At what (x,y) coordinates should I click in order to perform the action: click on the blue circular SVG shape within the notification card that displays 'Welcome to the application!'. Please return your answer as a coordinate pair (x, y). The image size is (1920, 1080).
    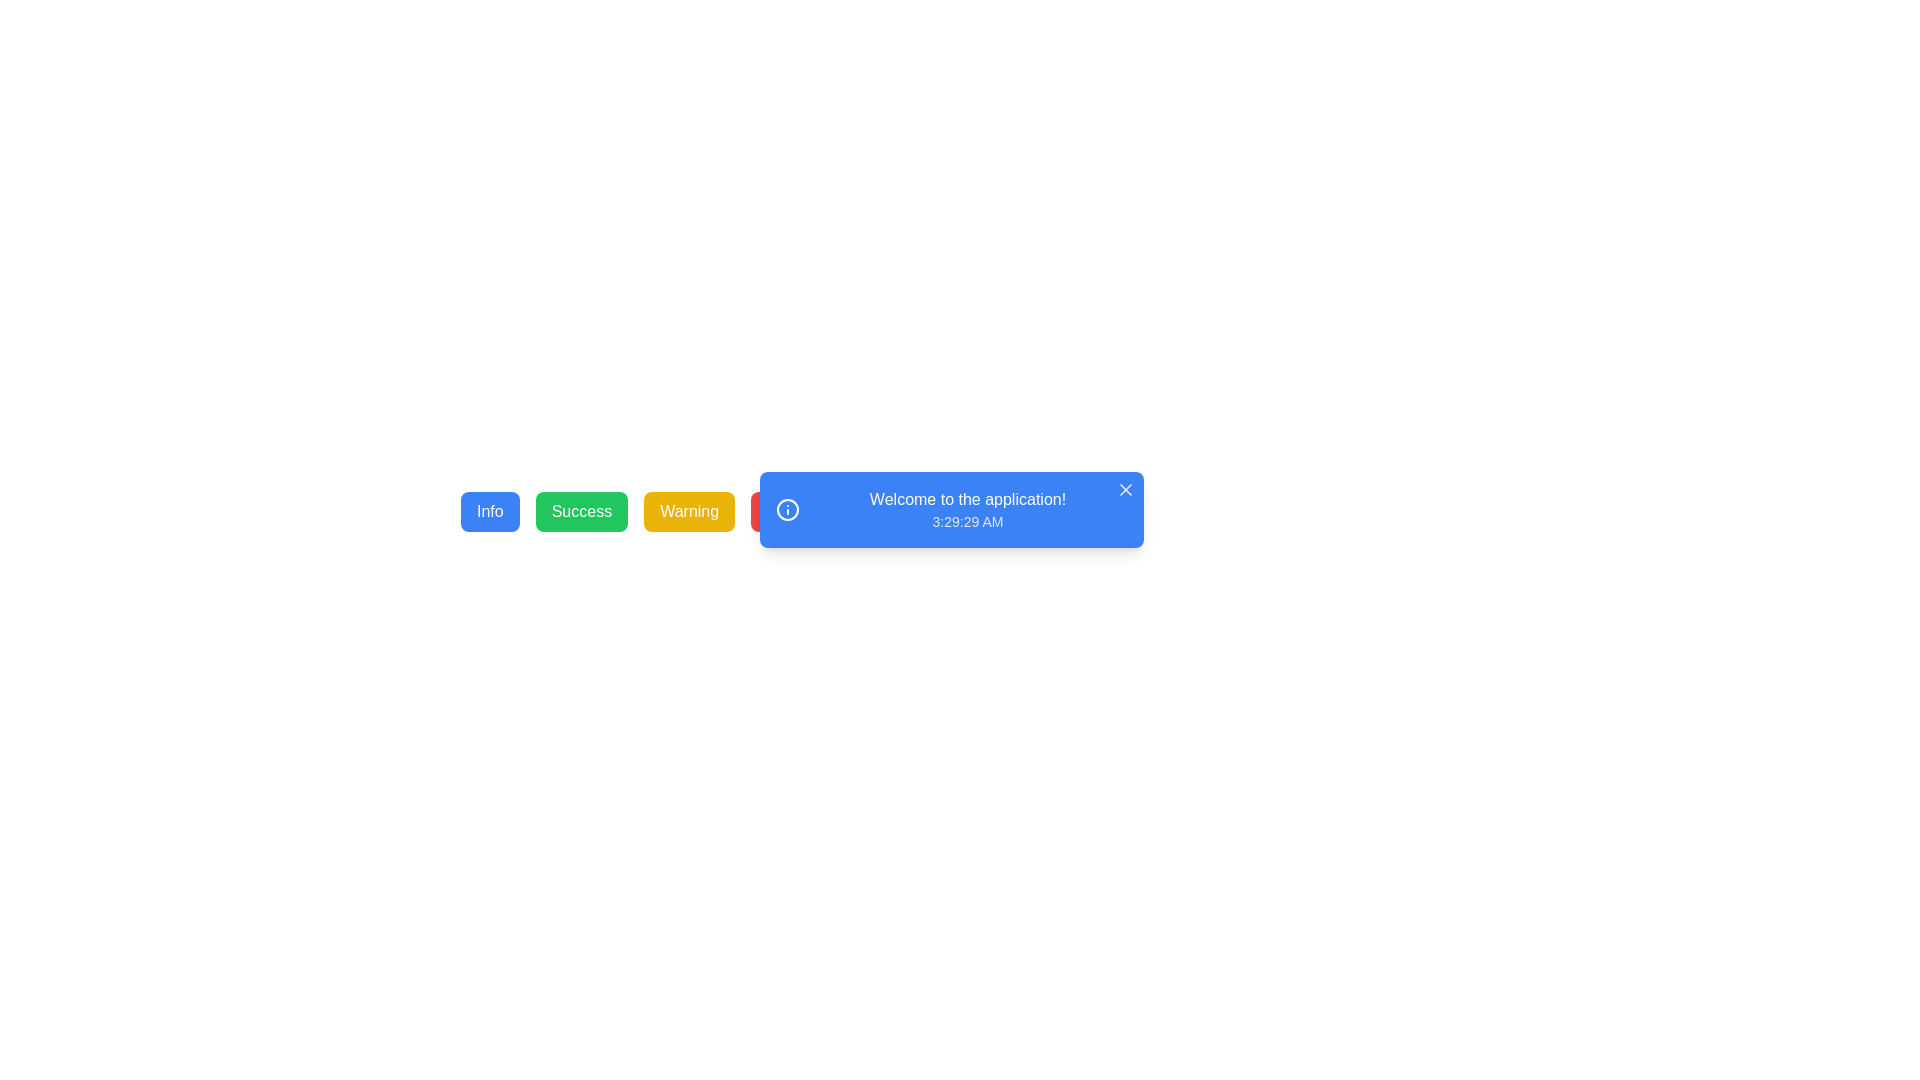
    Looking at the image, I should click on (786, 508).